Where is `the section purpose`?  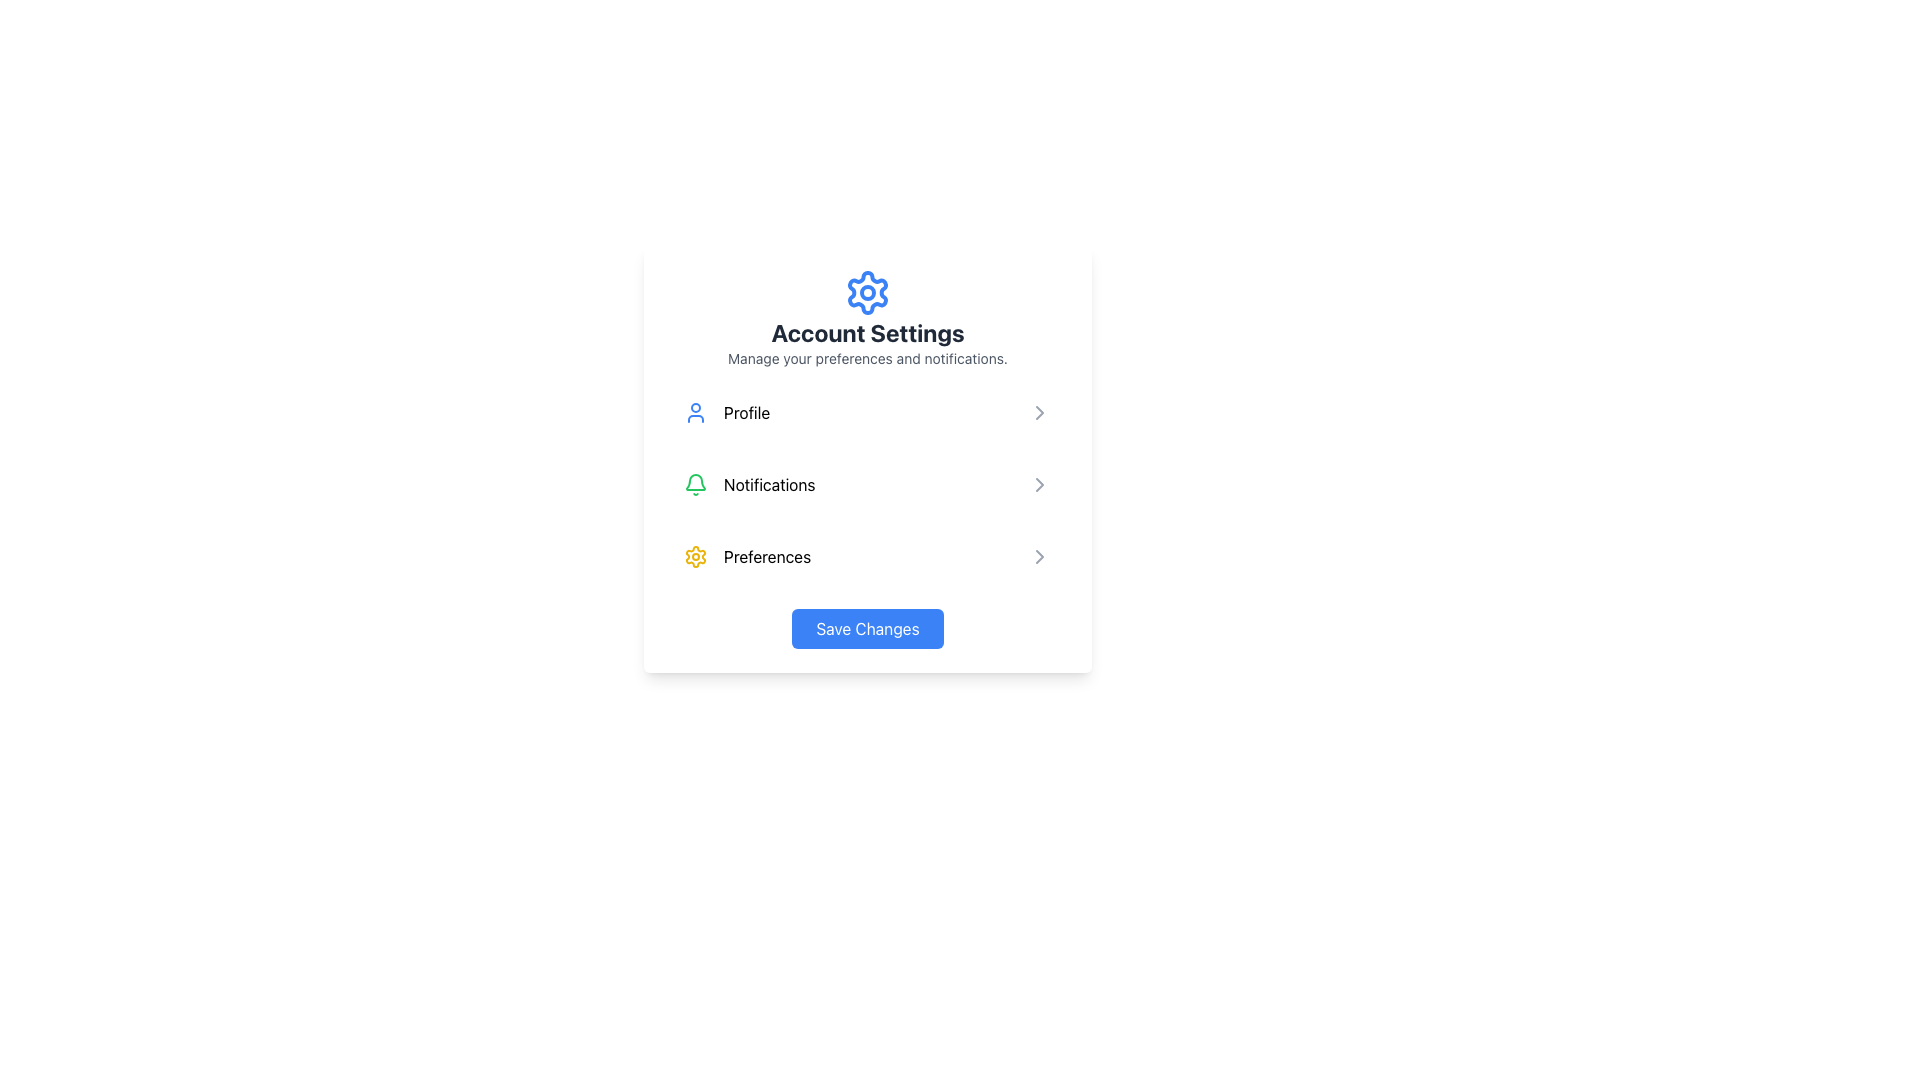 the section purpose is located at coordinates (868, 318).